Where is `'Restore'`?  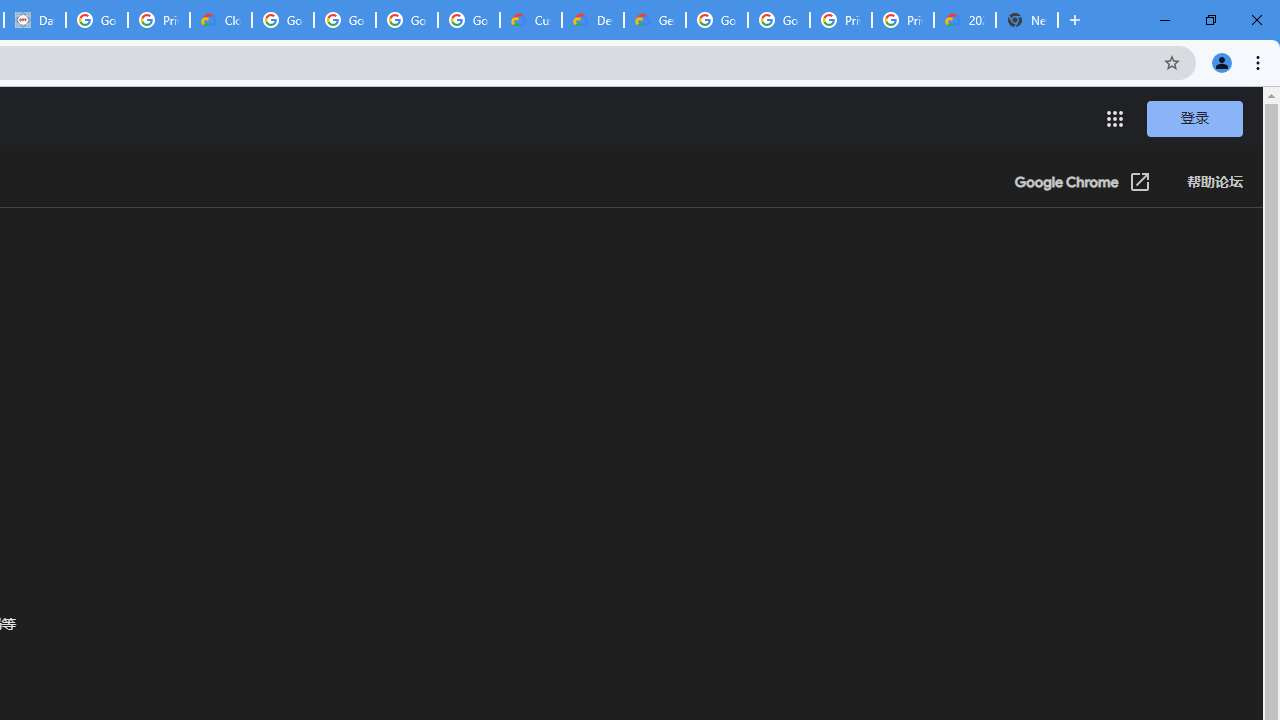 'Restore' is located at coordinates (1209, 20).